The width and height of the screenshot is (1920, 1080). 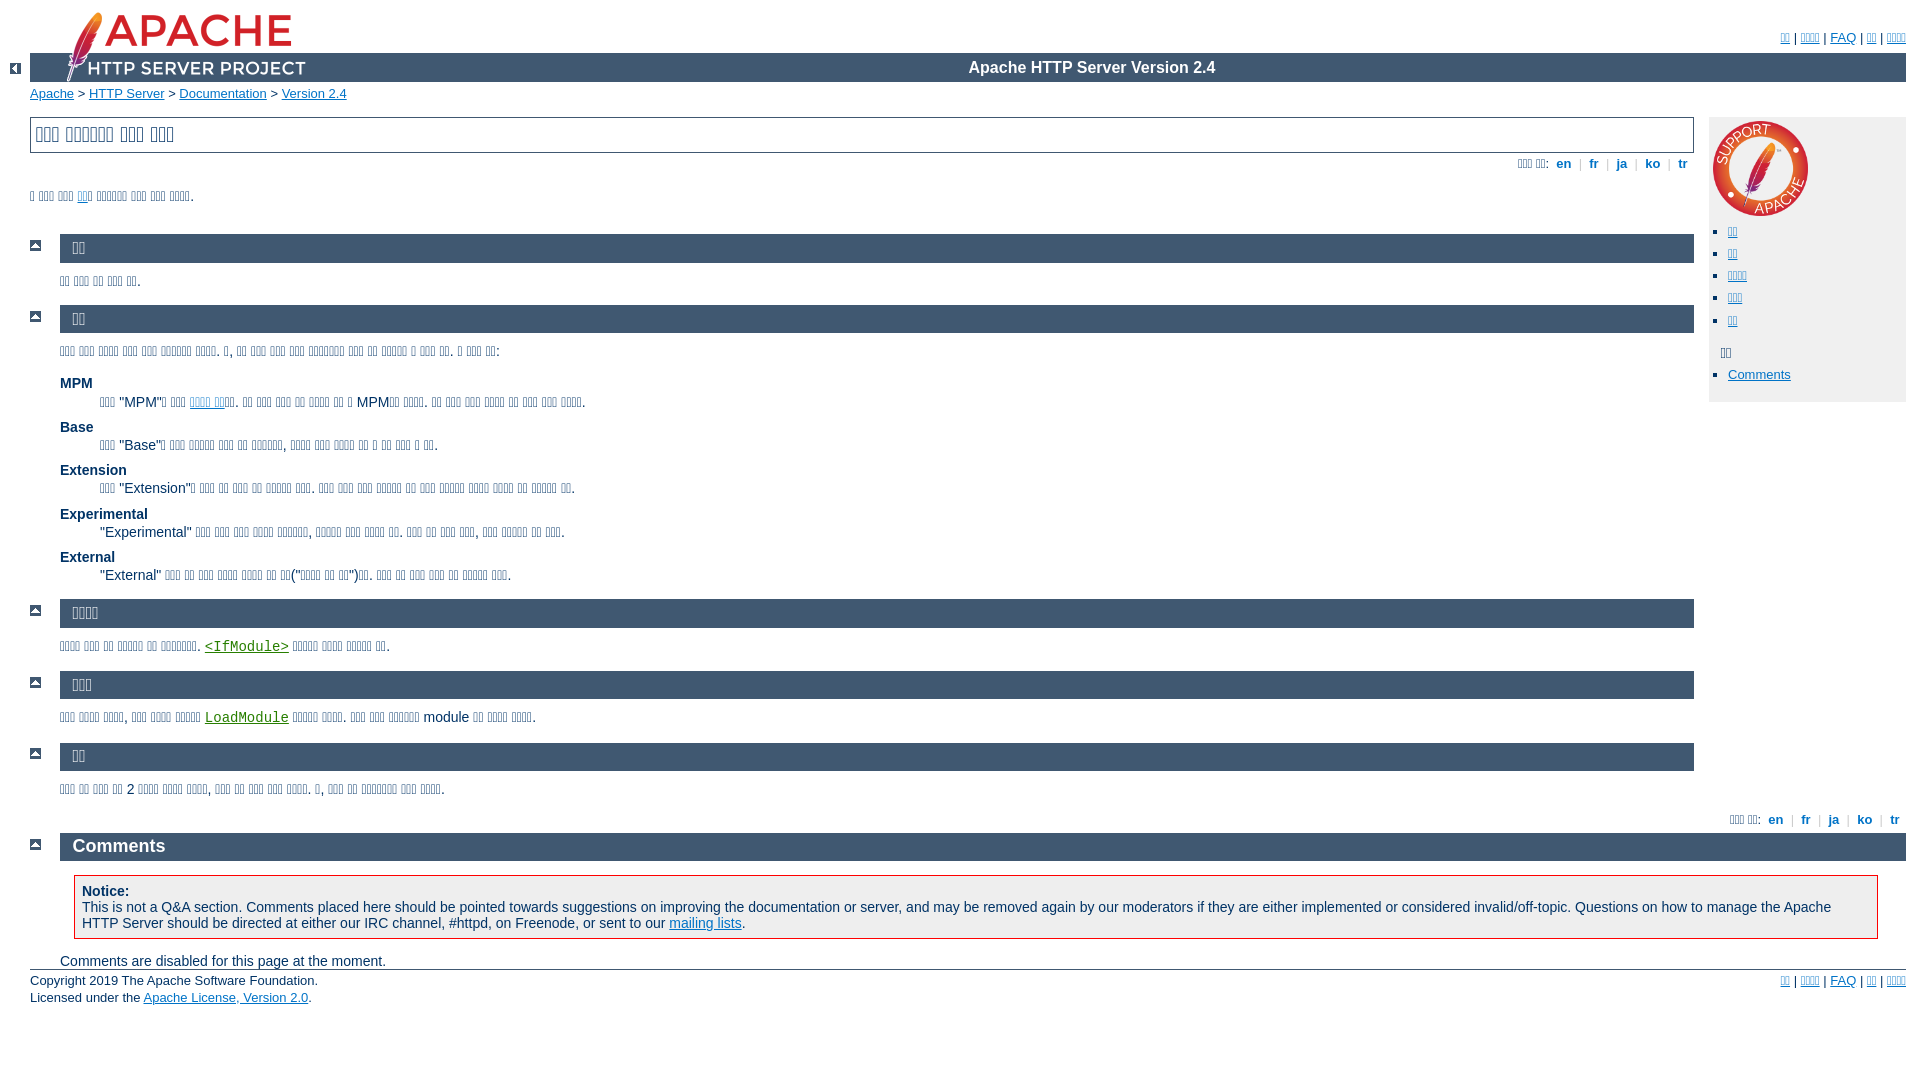 What do you see at coordinates (313, 93) in the screenshot?
I see `'Version 2.4'` at bounding box center [313, 93].